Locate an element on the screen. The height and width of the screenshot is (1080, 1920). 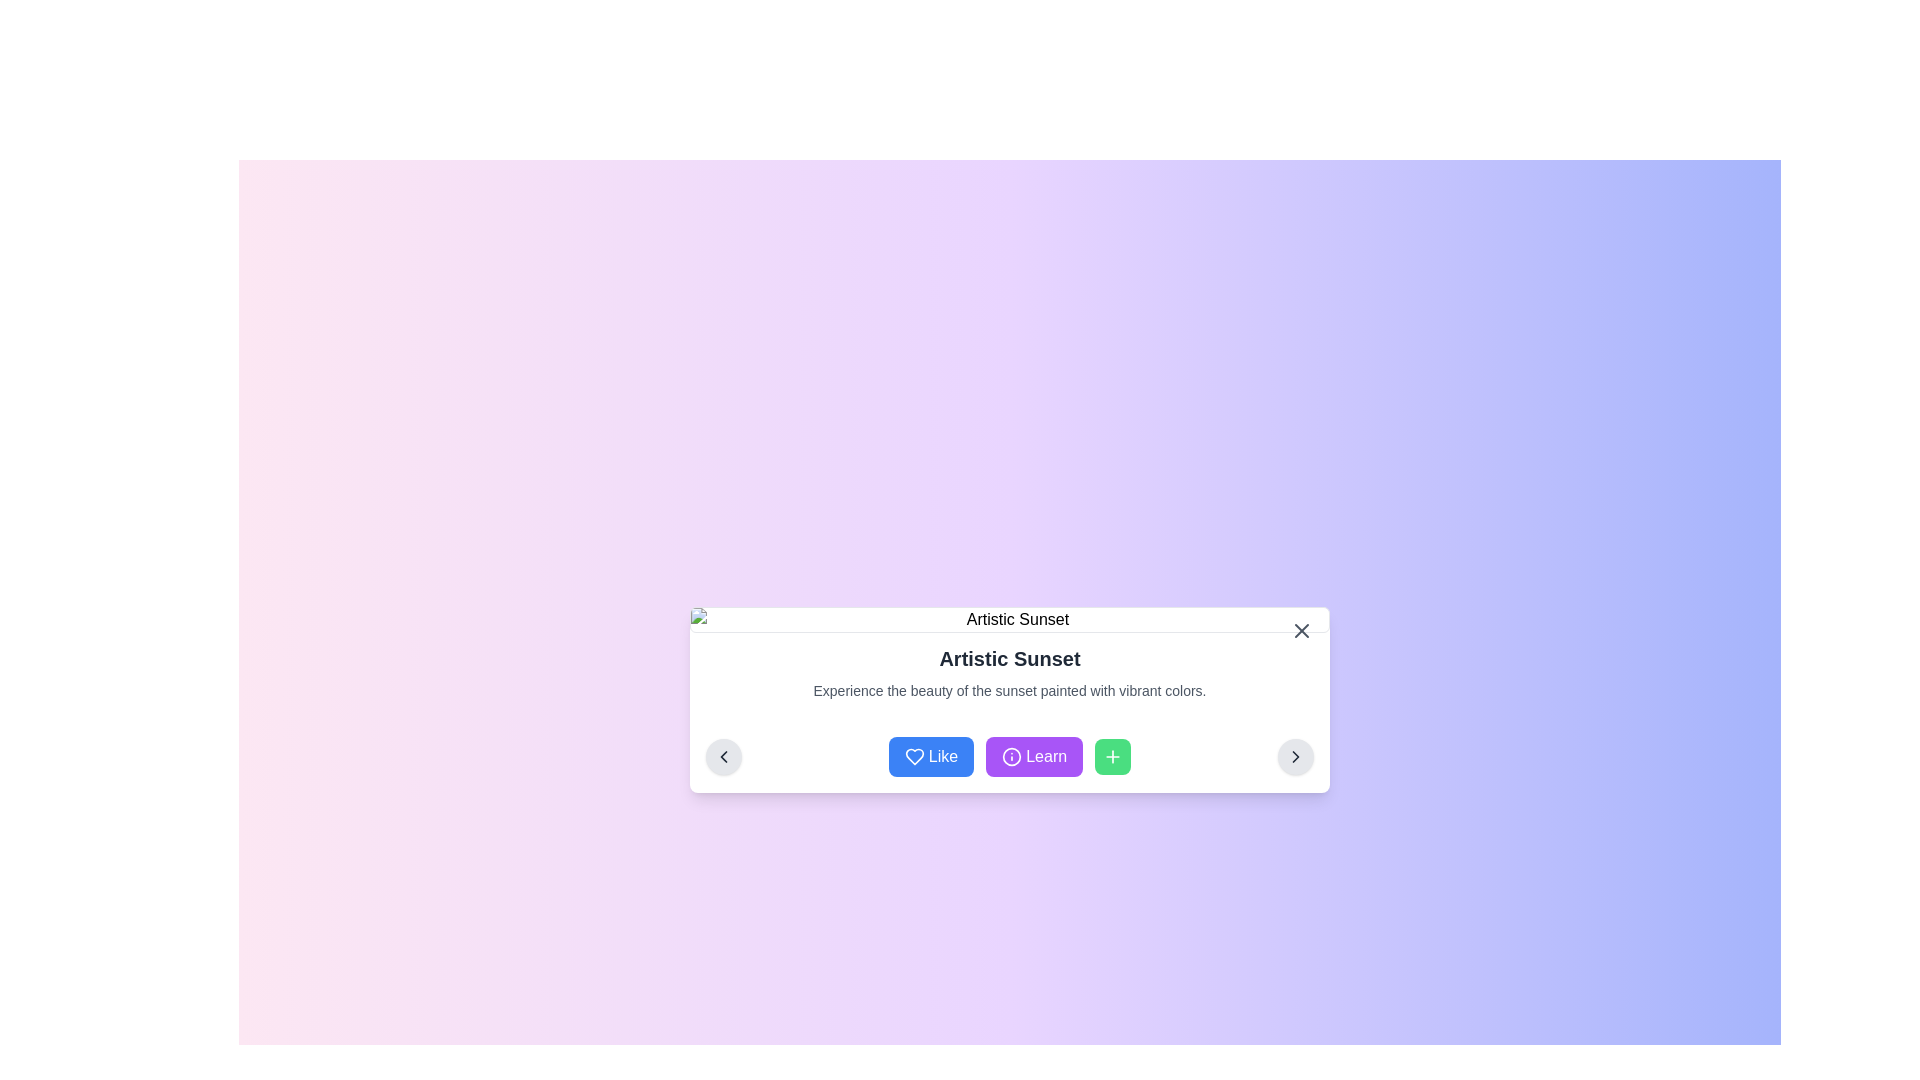
image placeholder with rounded borders that has the alternate text description 'Artistic Sunset' and is located above the title text 'Artistic Sunset' is located at coordinates (1009, 619).